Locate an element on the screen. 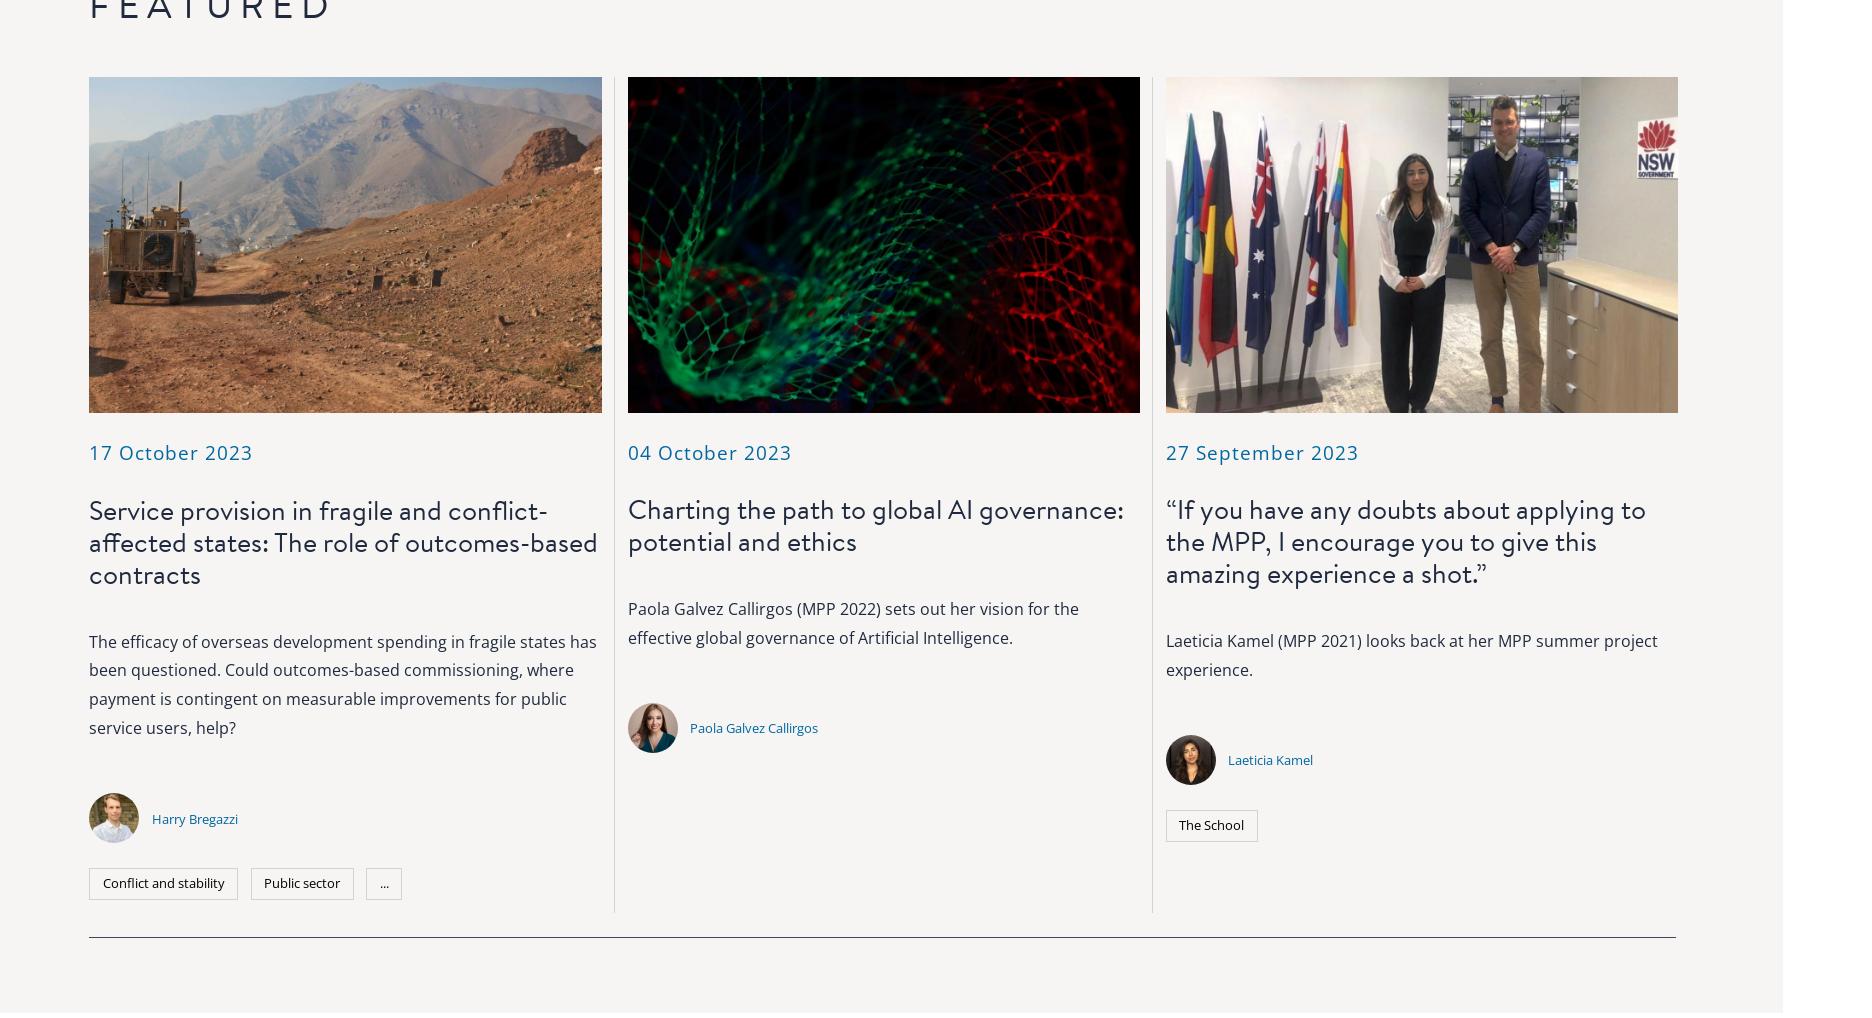 This screenshot has height=1018, width=1872. 'Last name' is located at coordinates (1410, 733).